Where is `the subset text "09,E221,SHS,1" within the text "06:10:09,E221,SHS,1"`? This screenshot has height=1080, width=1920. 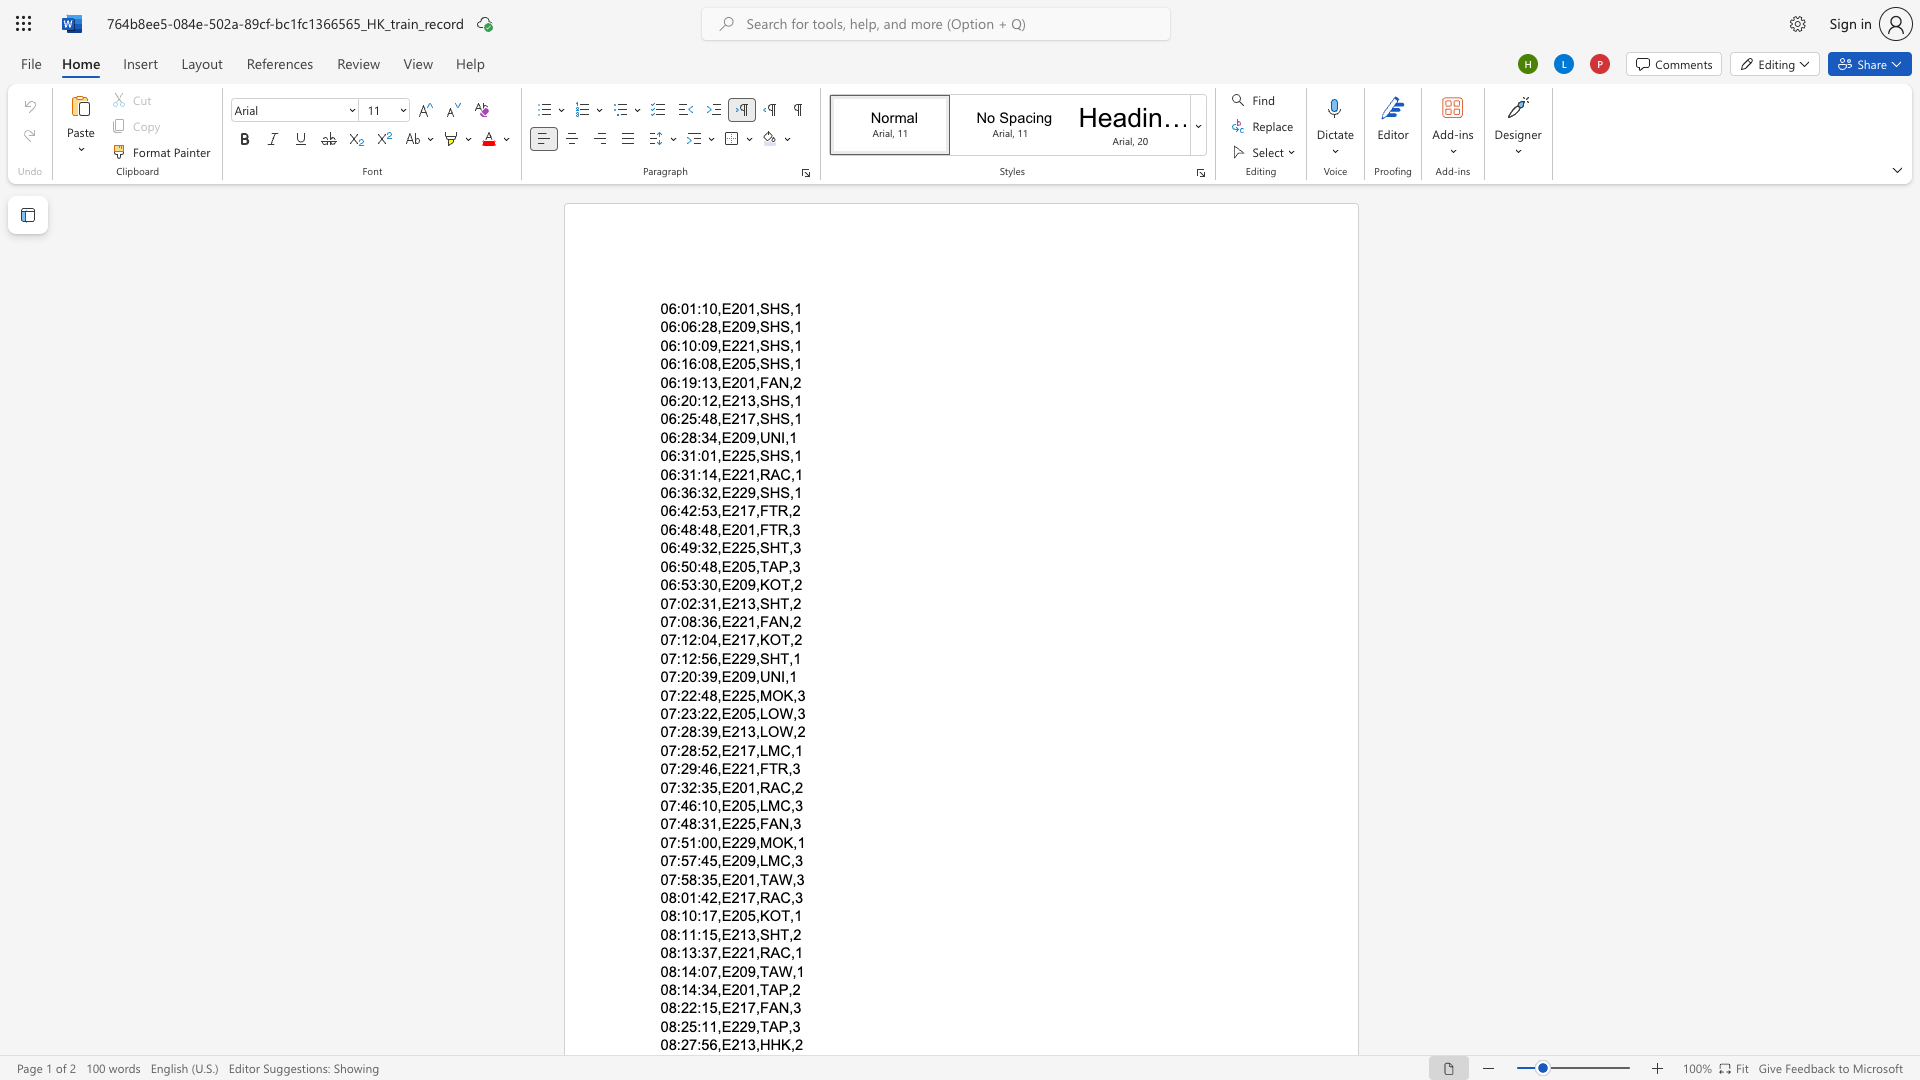
the subset text "09,E221,SHS,1" within the text "06:10:09,E221,SHS,1" is located at coordinates (701, 344).